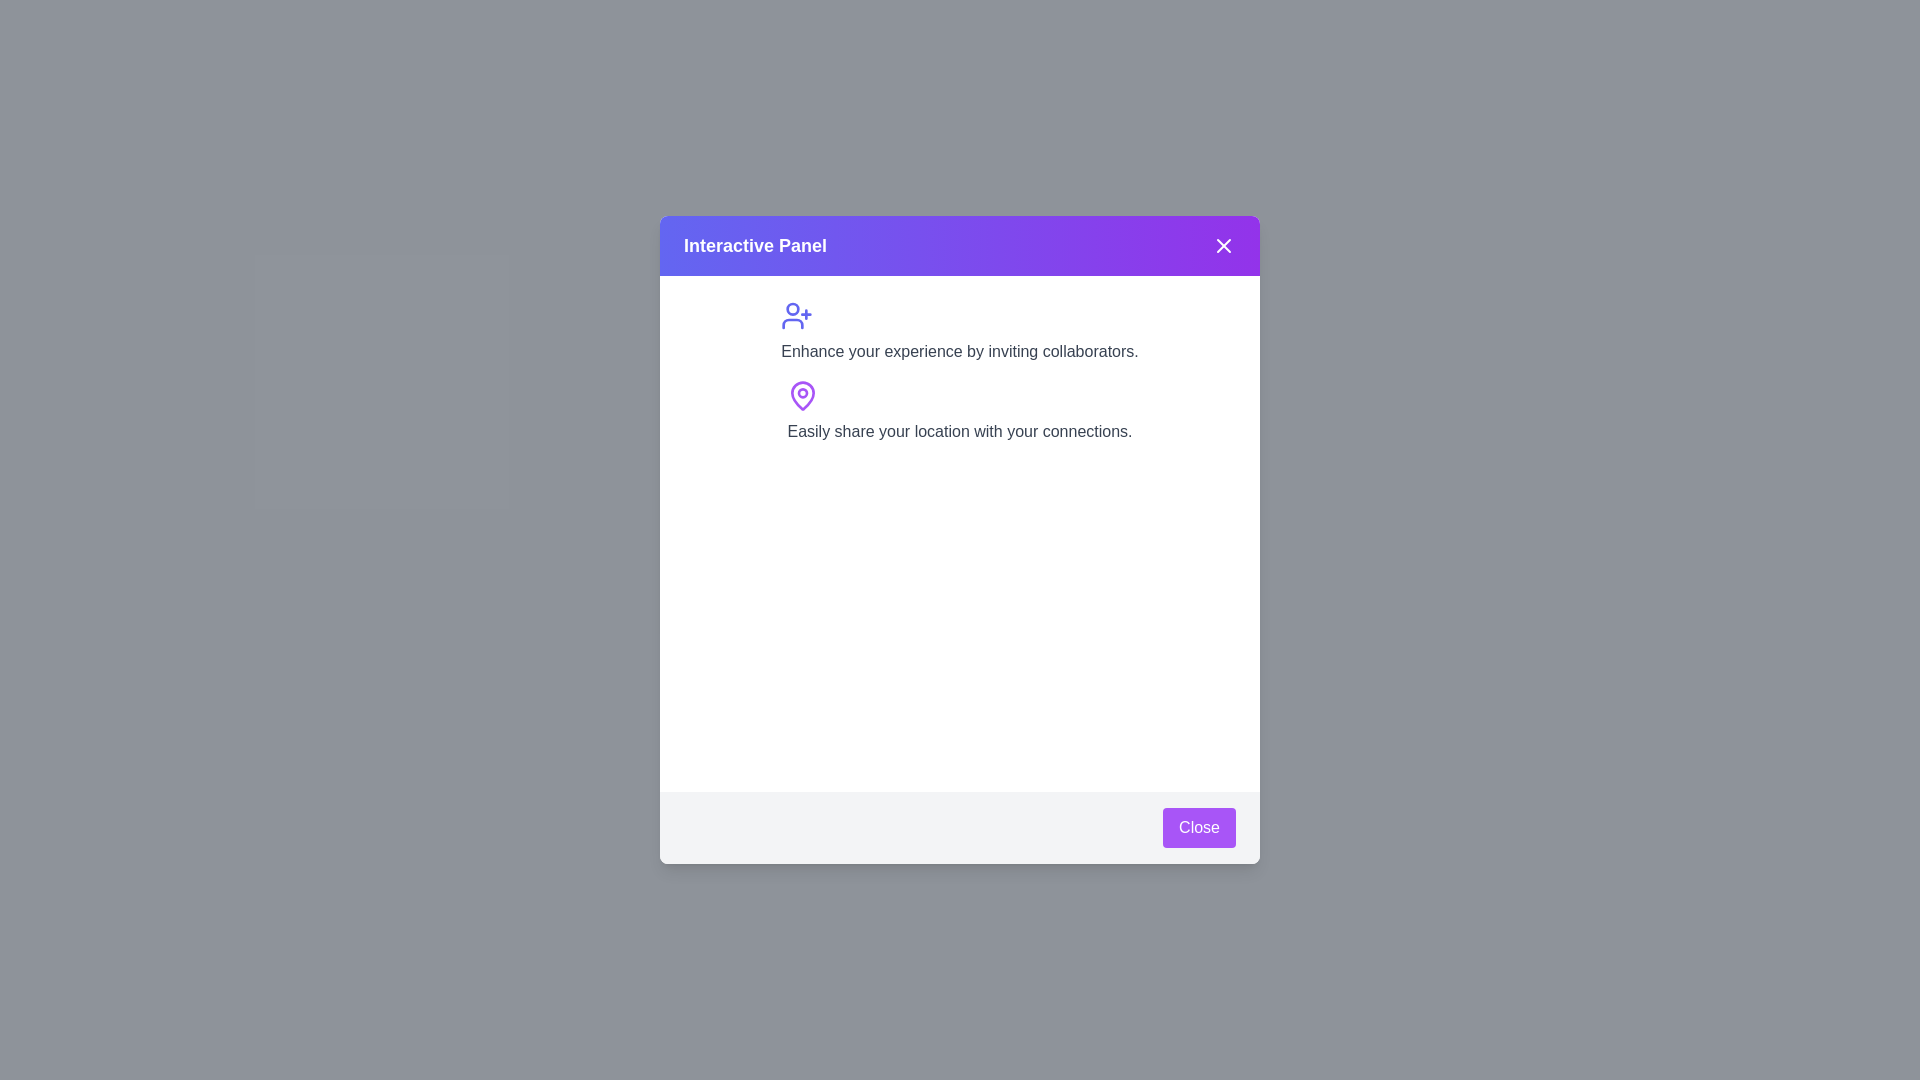 The height and width of the screenshot is (1080, 1920). What do you see at coordinates (1223, 245) in the screenshot?
I see `the small button with a purple gradient background and white 'X' icon located at the top-right corner of the 'Interactive Panel' to potentially reveal a tooltip` at bounding box center [1223, 245].